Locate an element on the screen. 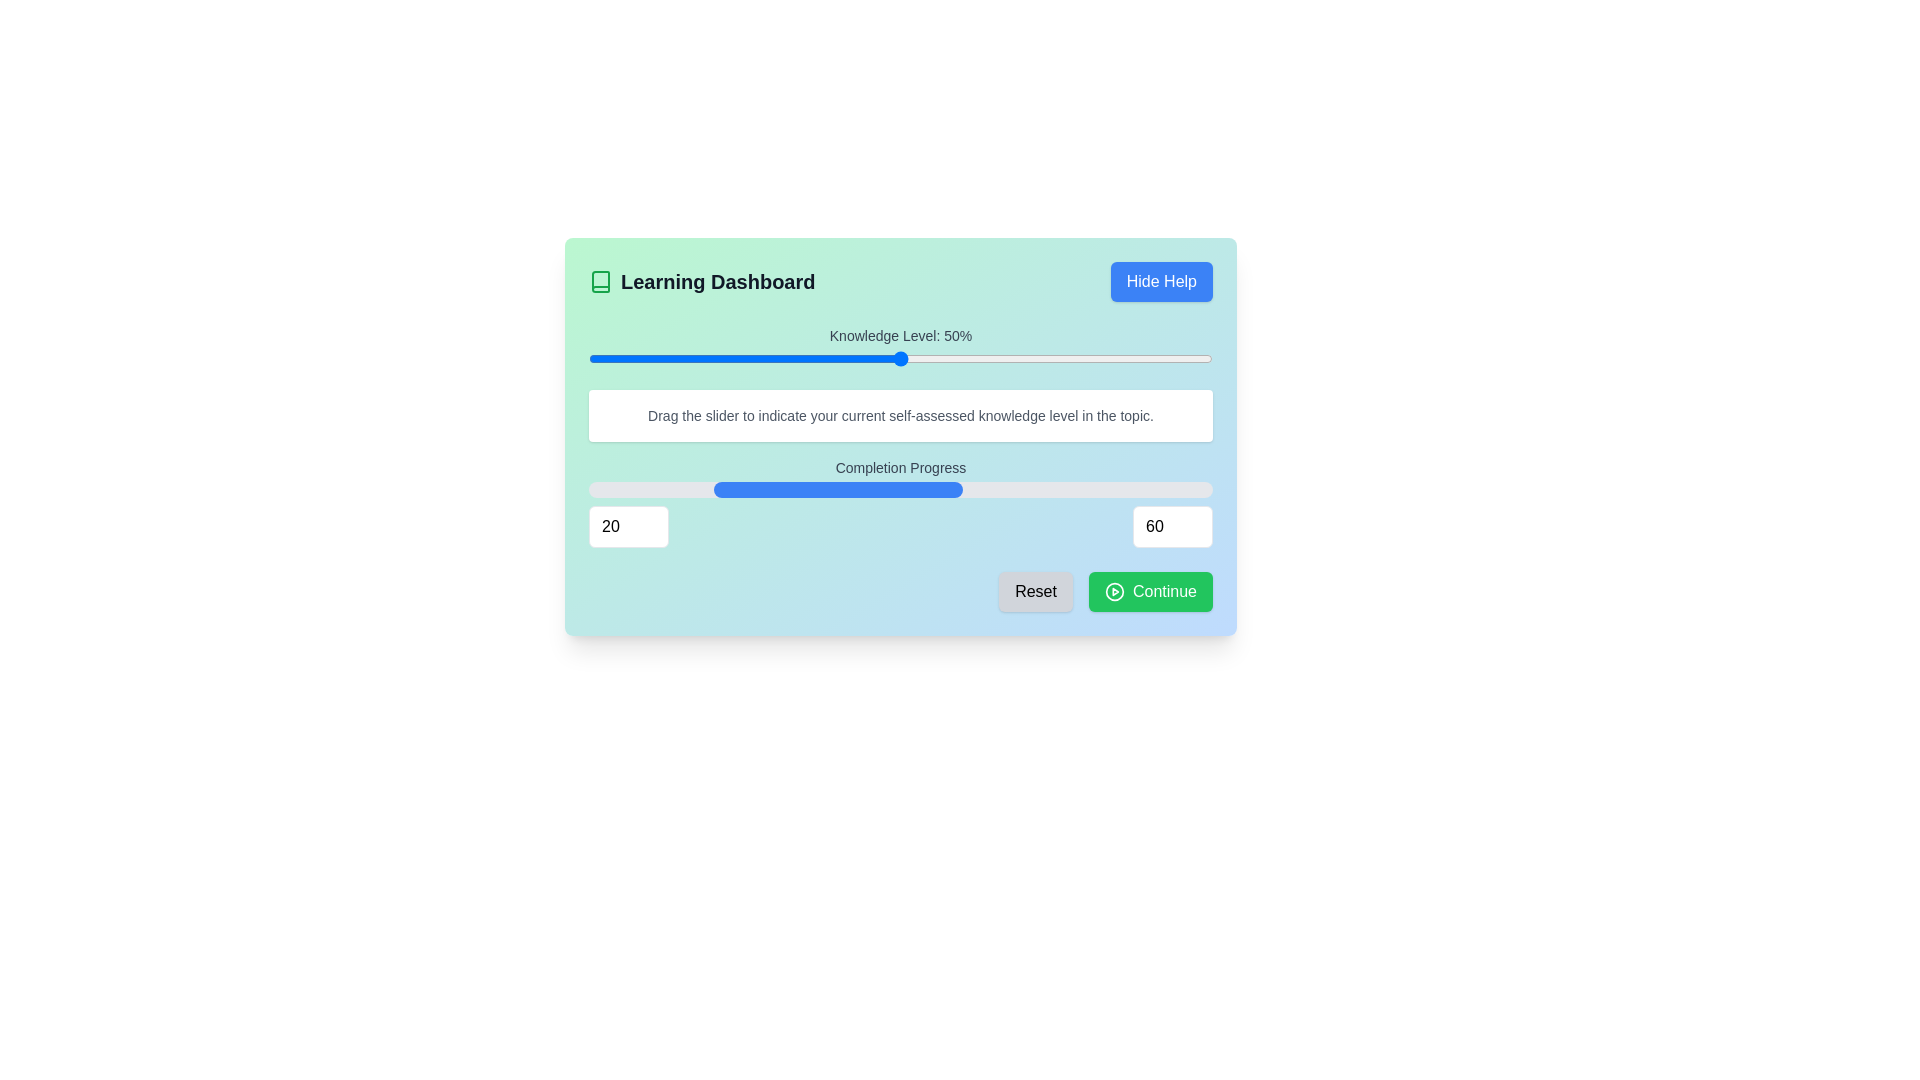  the numeric input field in the bottom-right section of the 'Completion Progress' panel is located at coordinates (1172, 526).